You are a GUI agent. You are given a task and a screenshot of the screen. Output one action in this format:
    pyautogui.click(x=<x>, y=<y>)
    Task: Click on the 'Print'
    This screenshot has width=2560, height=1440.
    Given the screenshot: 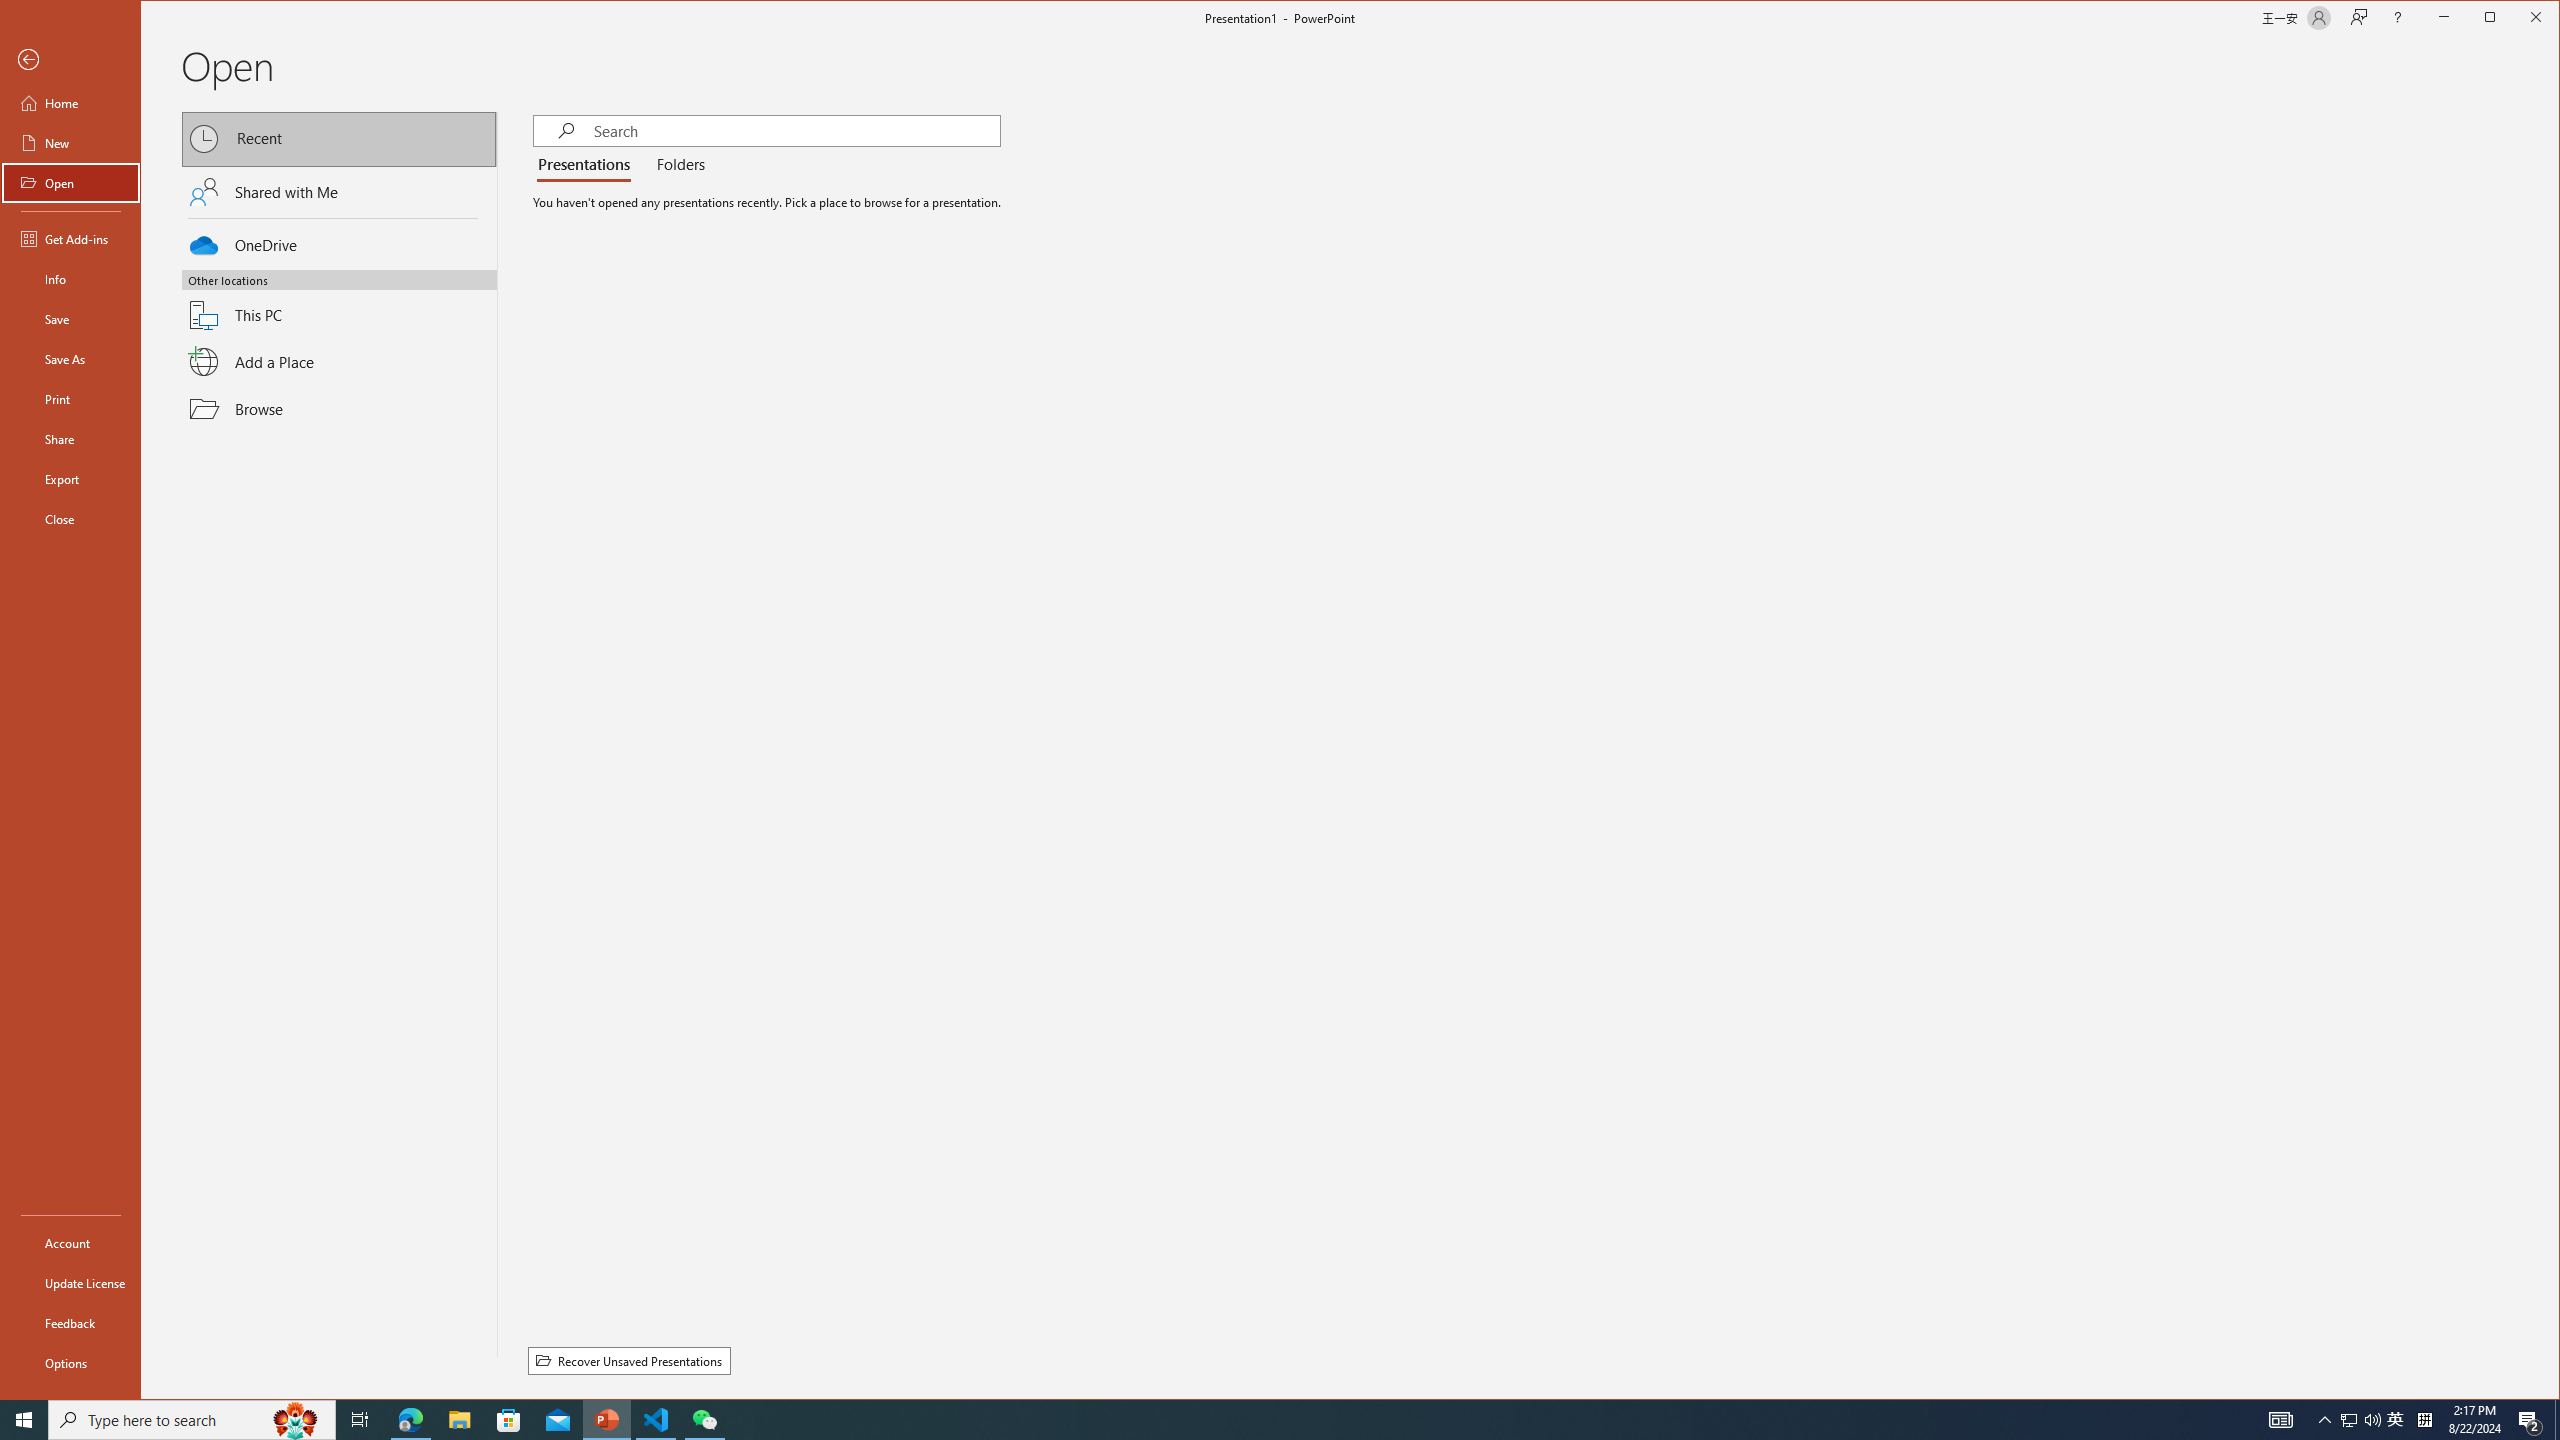 What is the action you would take?
    pyautogui.click(x=69, y=398)
    